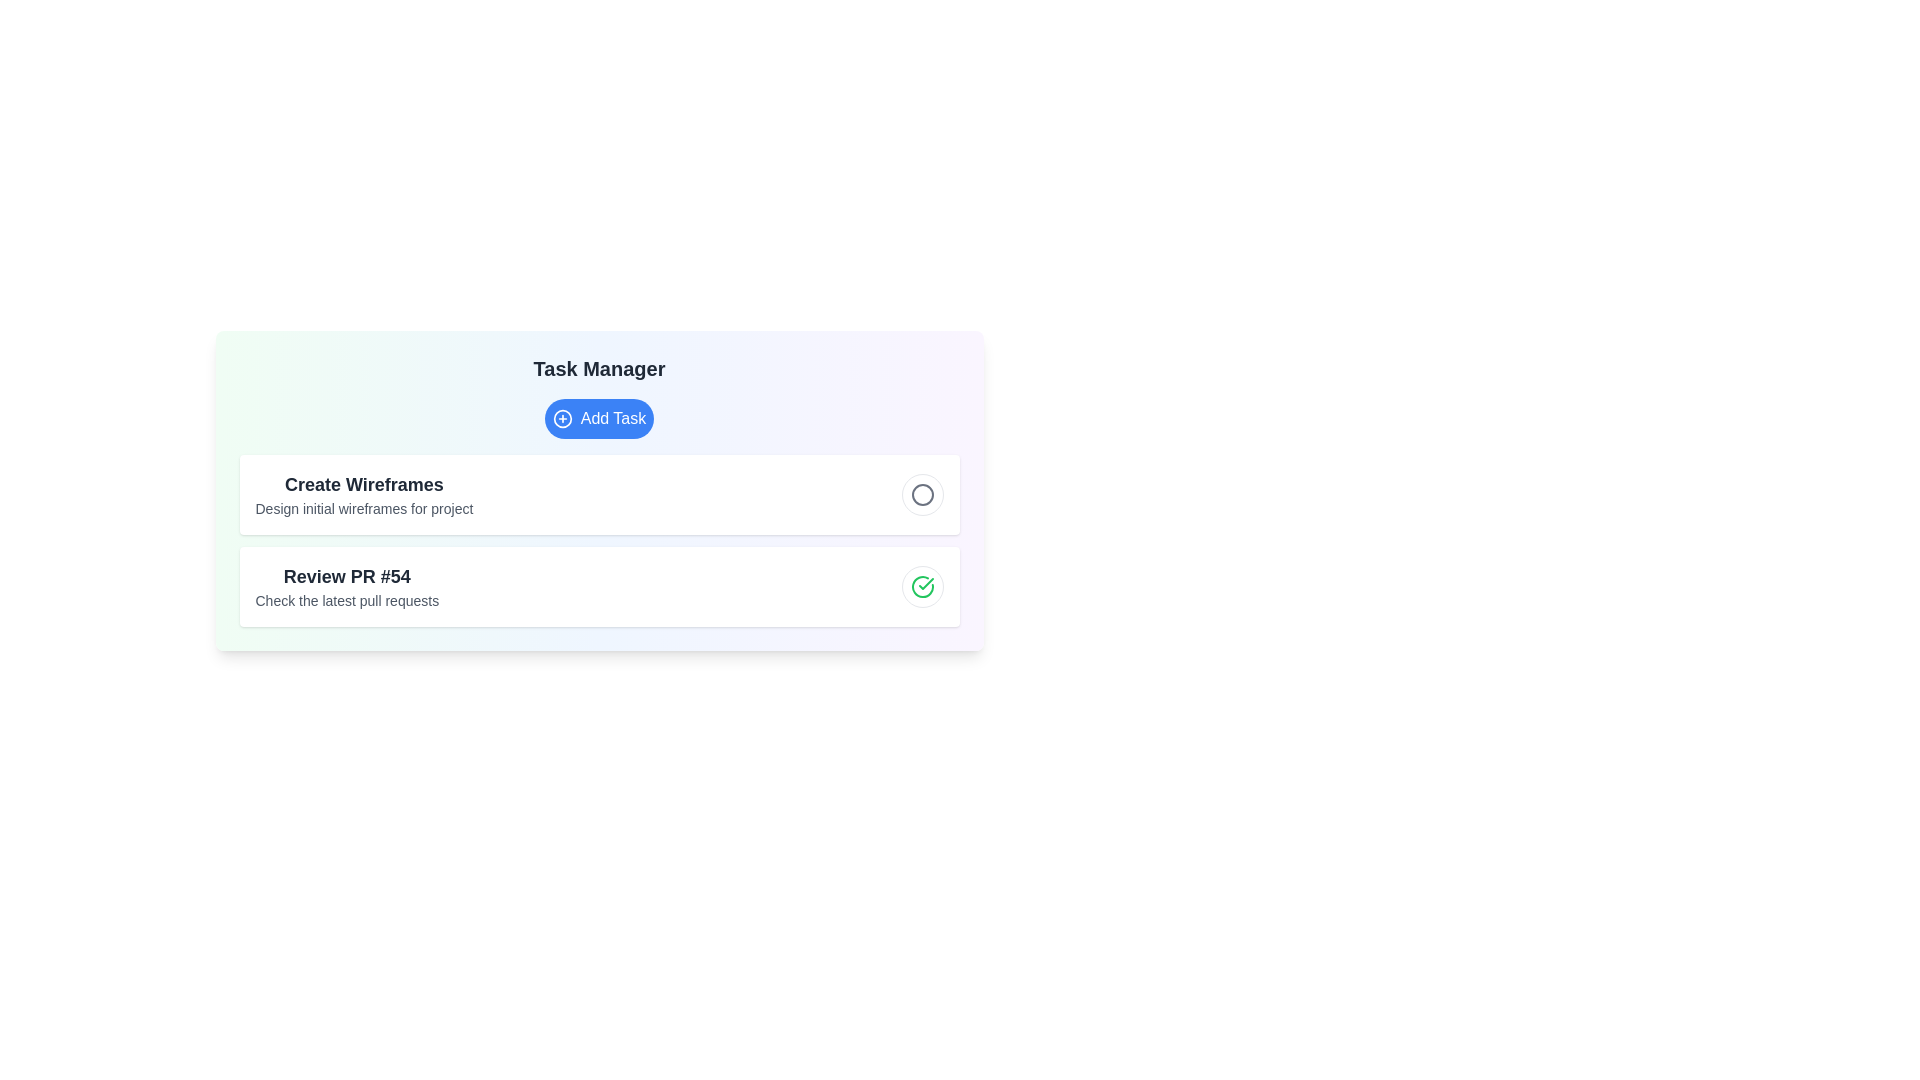  Describe the element at coordinates (598, 418) in the screenshot. I see `the 'Add Task' button to add a new task` at that location.